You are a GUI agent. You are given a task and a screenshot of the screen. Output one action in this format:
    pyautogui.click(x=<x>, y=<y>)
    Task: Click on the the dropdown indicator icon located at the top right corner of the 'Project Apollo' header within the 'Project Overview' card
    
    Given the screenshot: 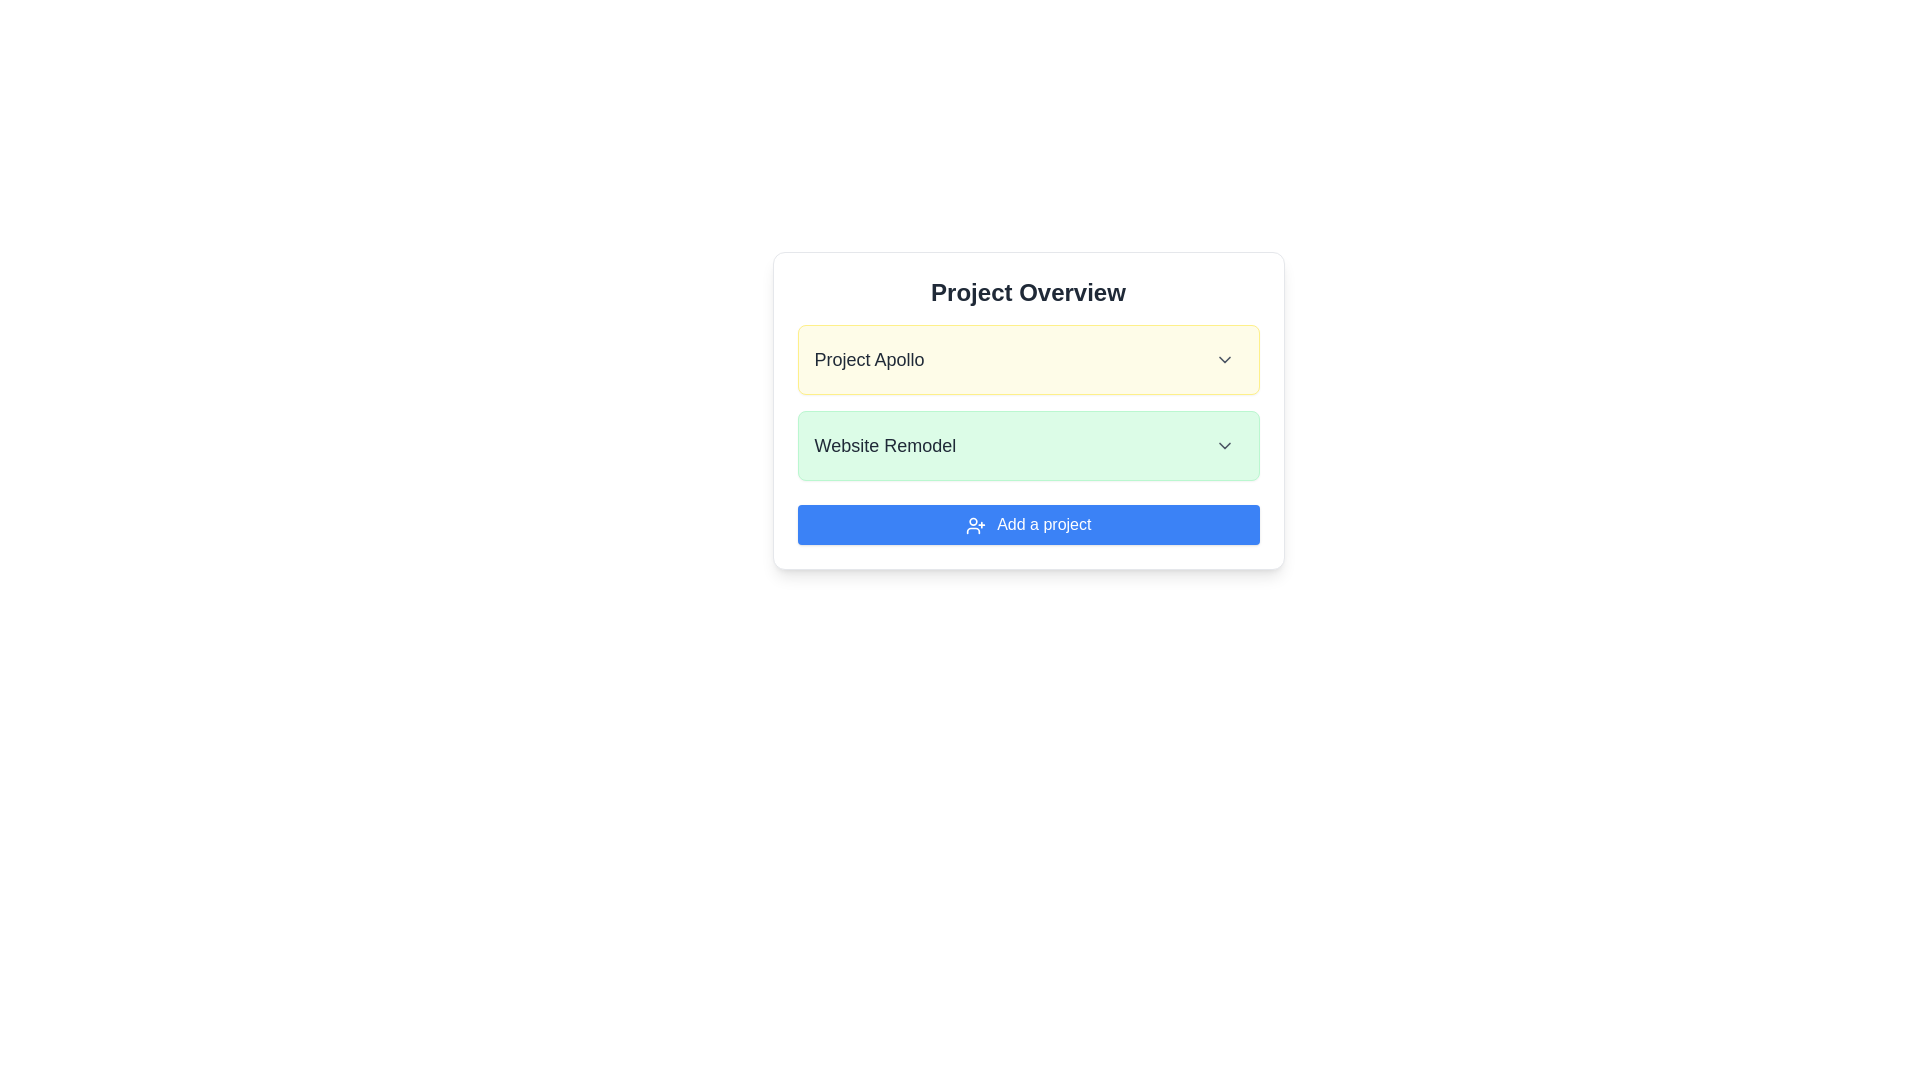 What is the action you would take?
    pyautogui.click(x=1223, y=358)
    